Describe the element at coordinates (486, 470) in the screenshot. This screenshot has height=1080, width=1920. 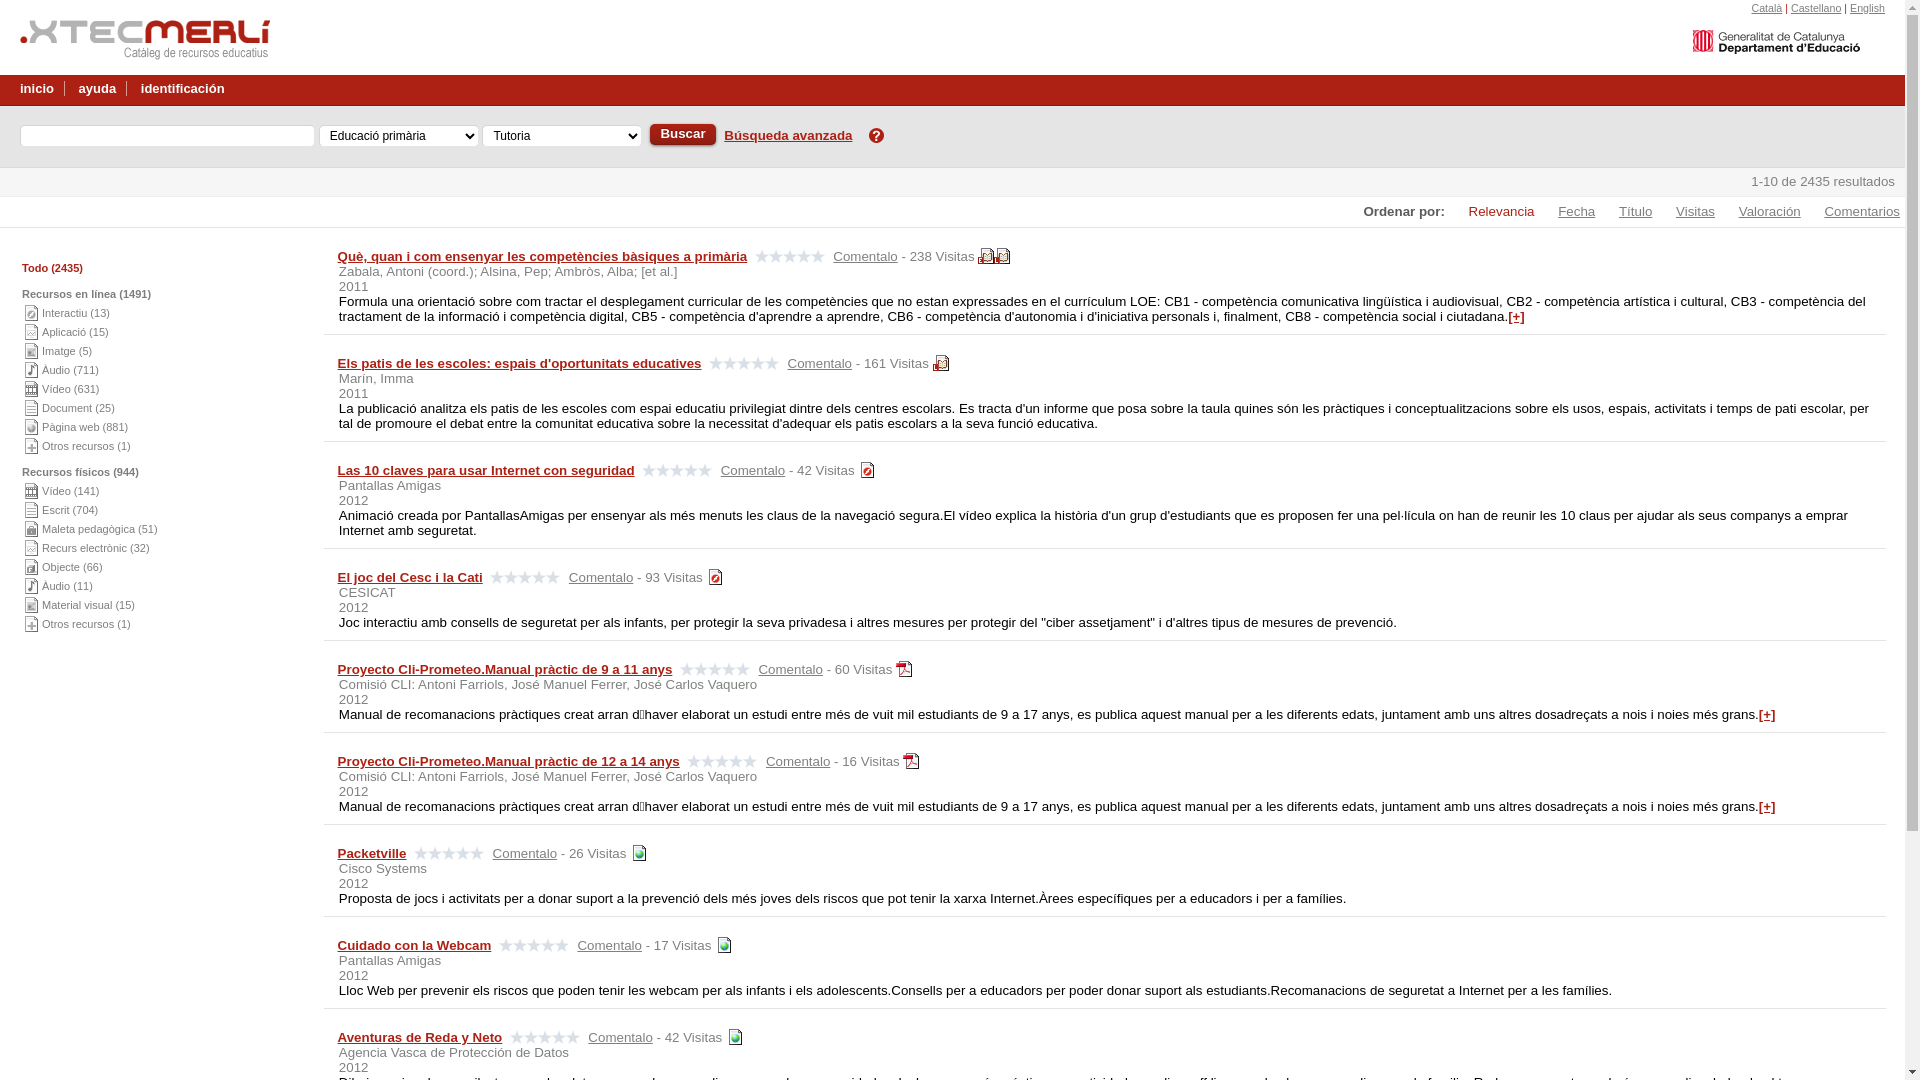
I see `'Las 10 claves para usar Internet con seguridad'` at that location.